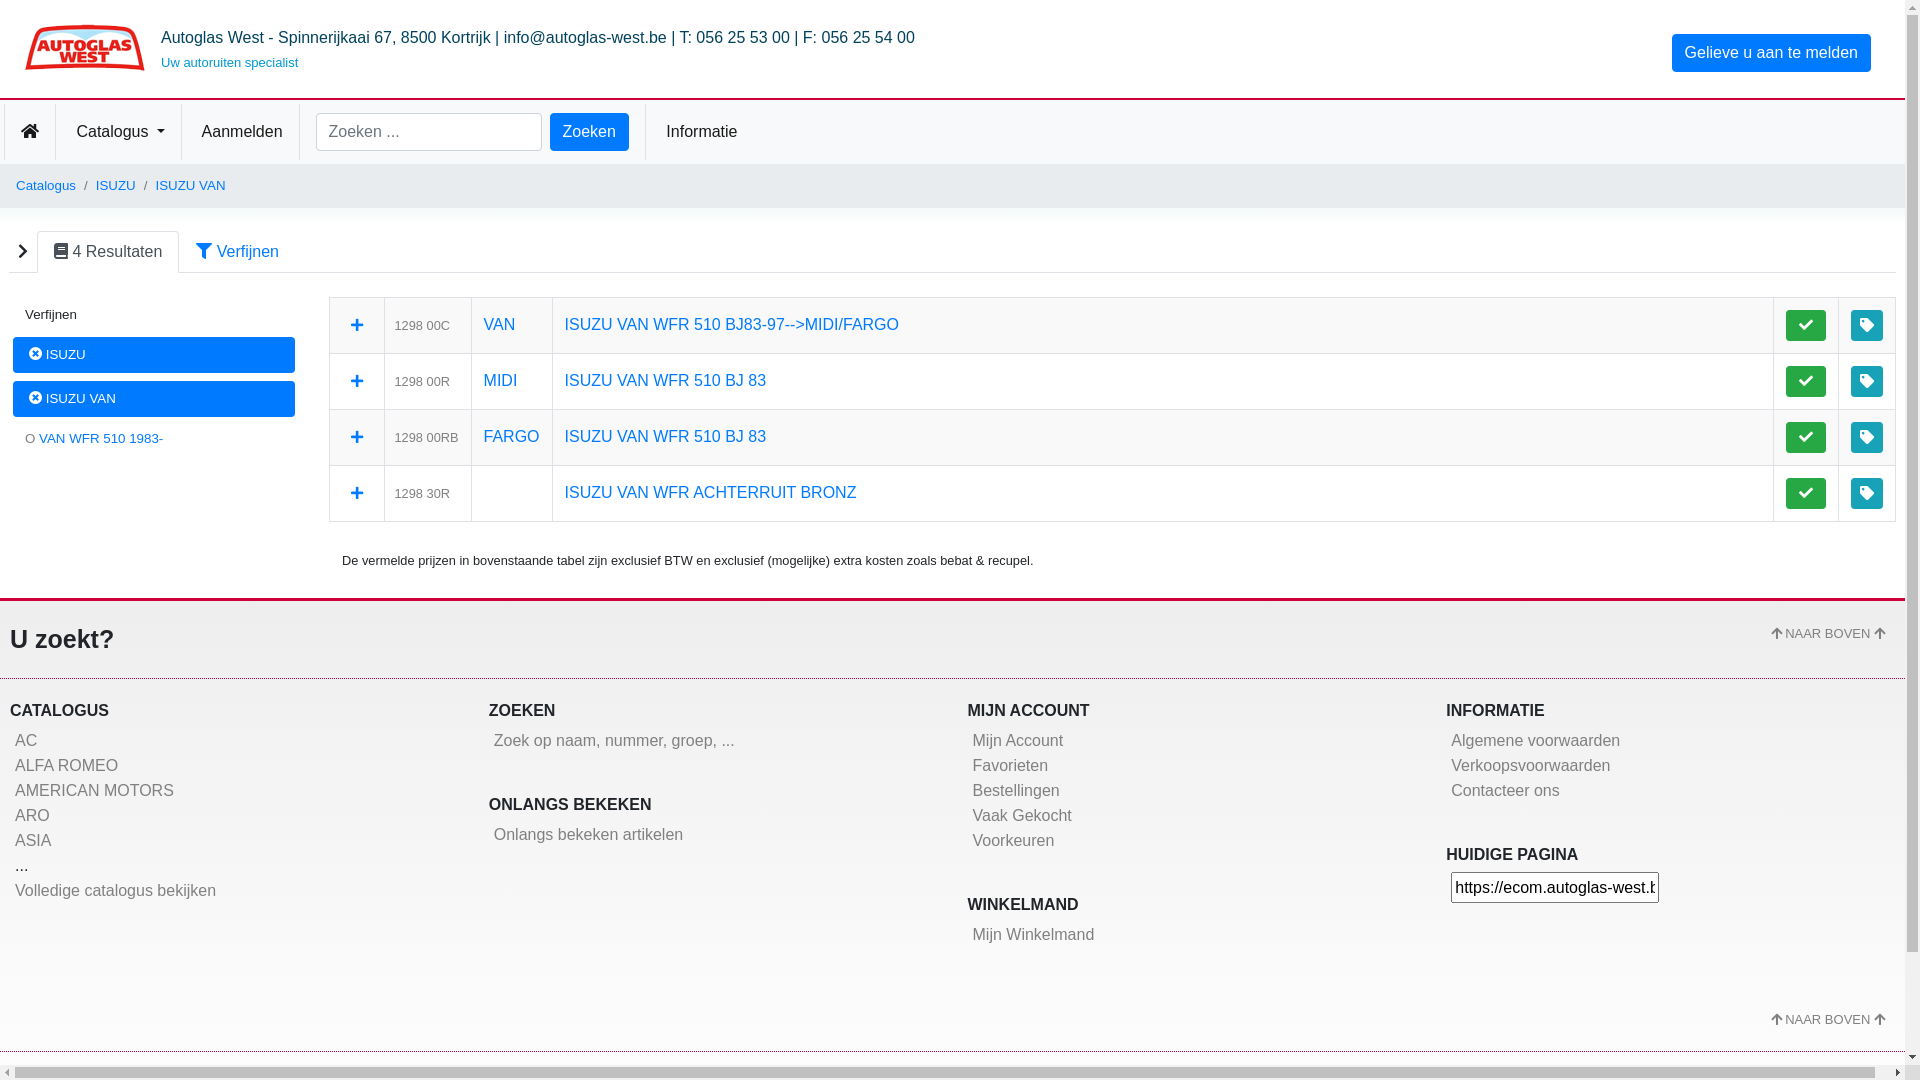  Describe the element at coordinates (1534, 740) in the screenshot. I see `'Algemene voorwaarden'` at that location.